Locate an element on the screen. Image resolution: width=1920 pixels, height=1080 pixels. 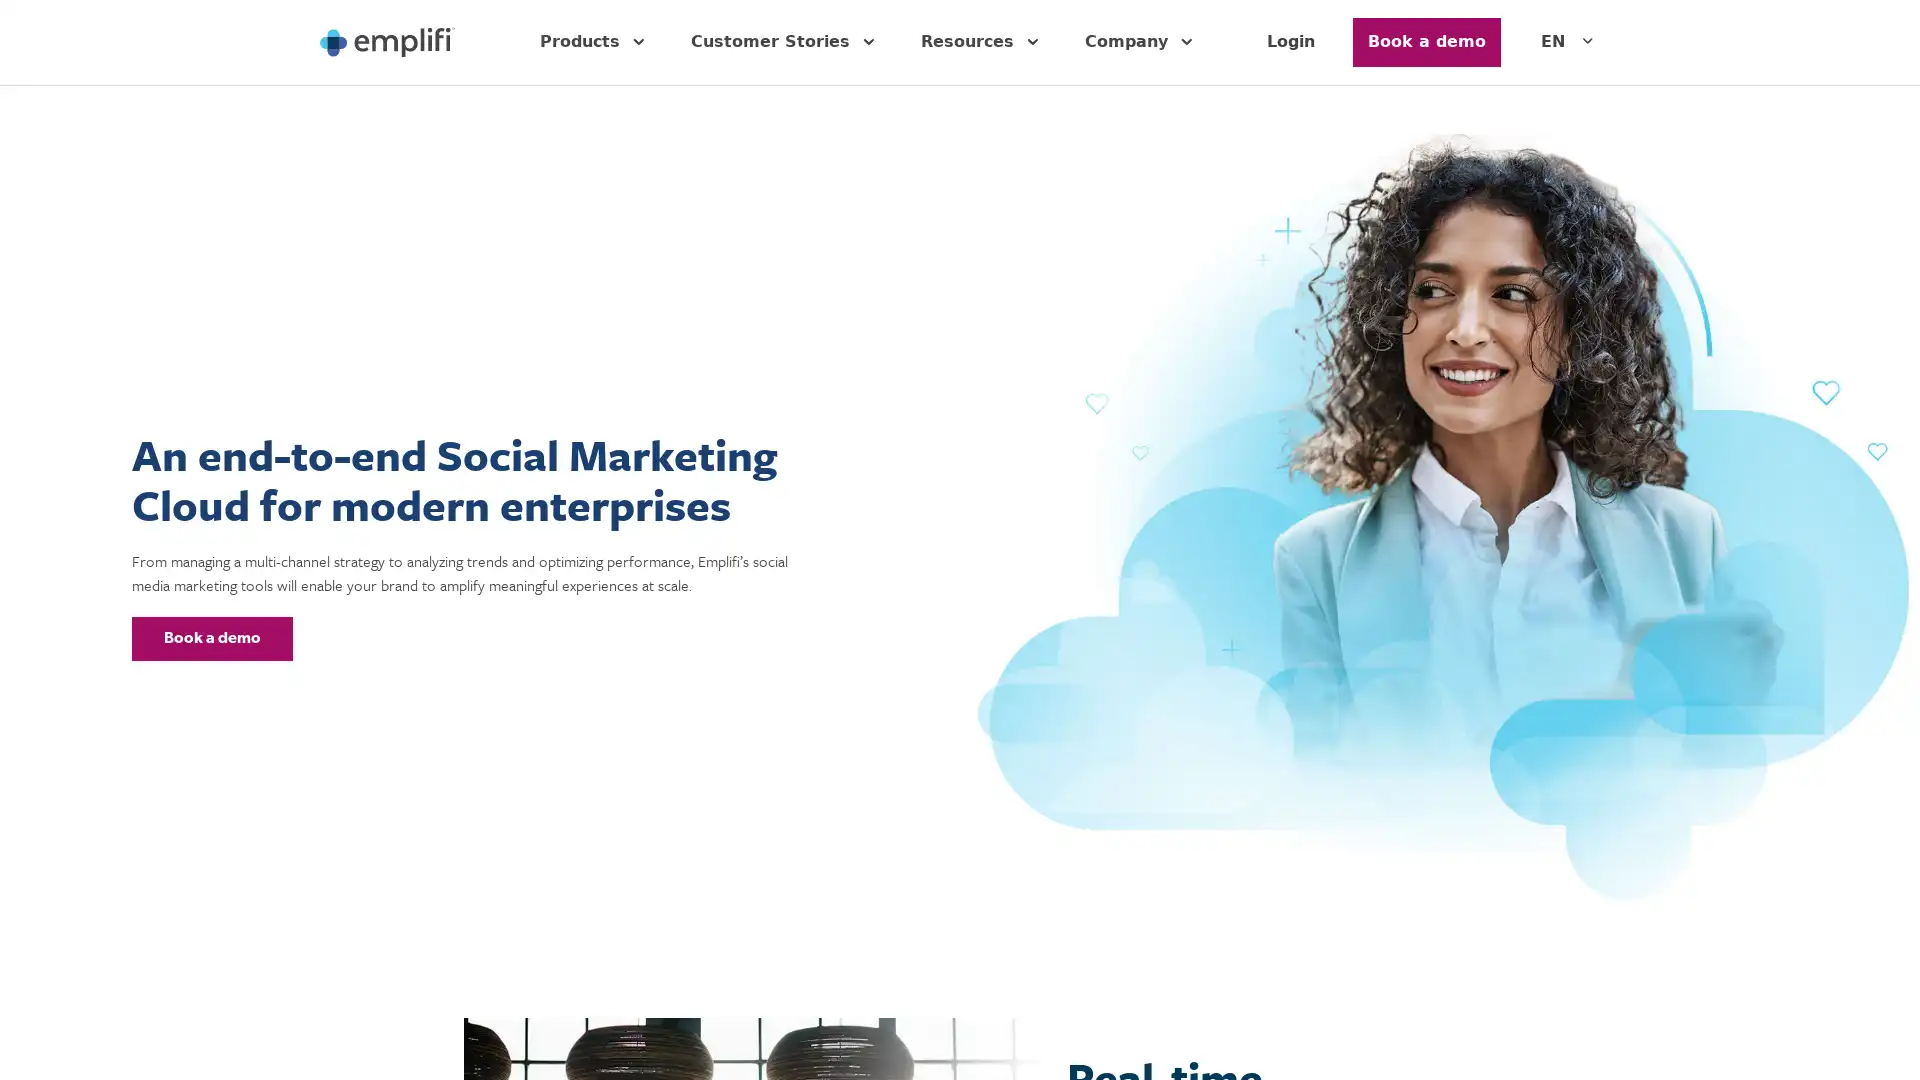
Company is located at coordinates (1142, 42).